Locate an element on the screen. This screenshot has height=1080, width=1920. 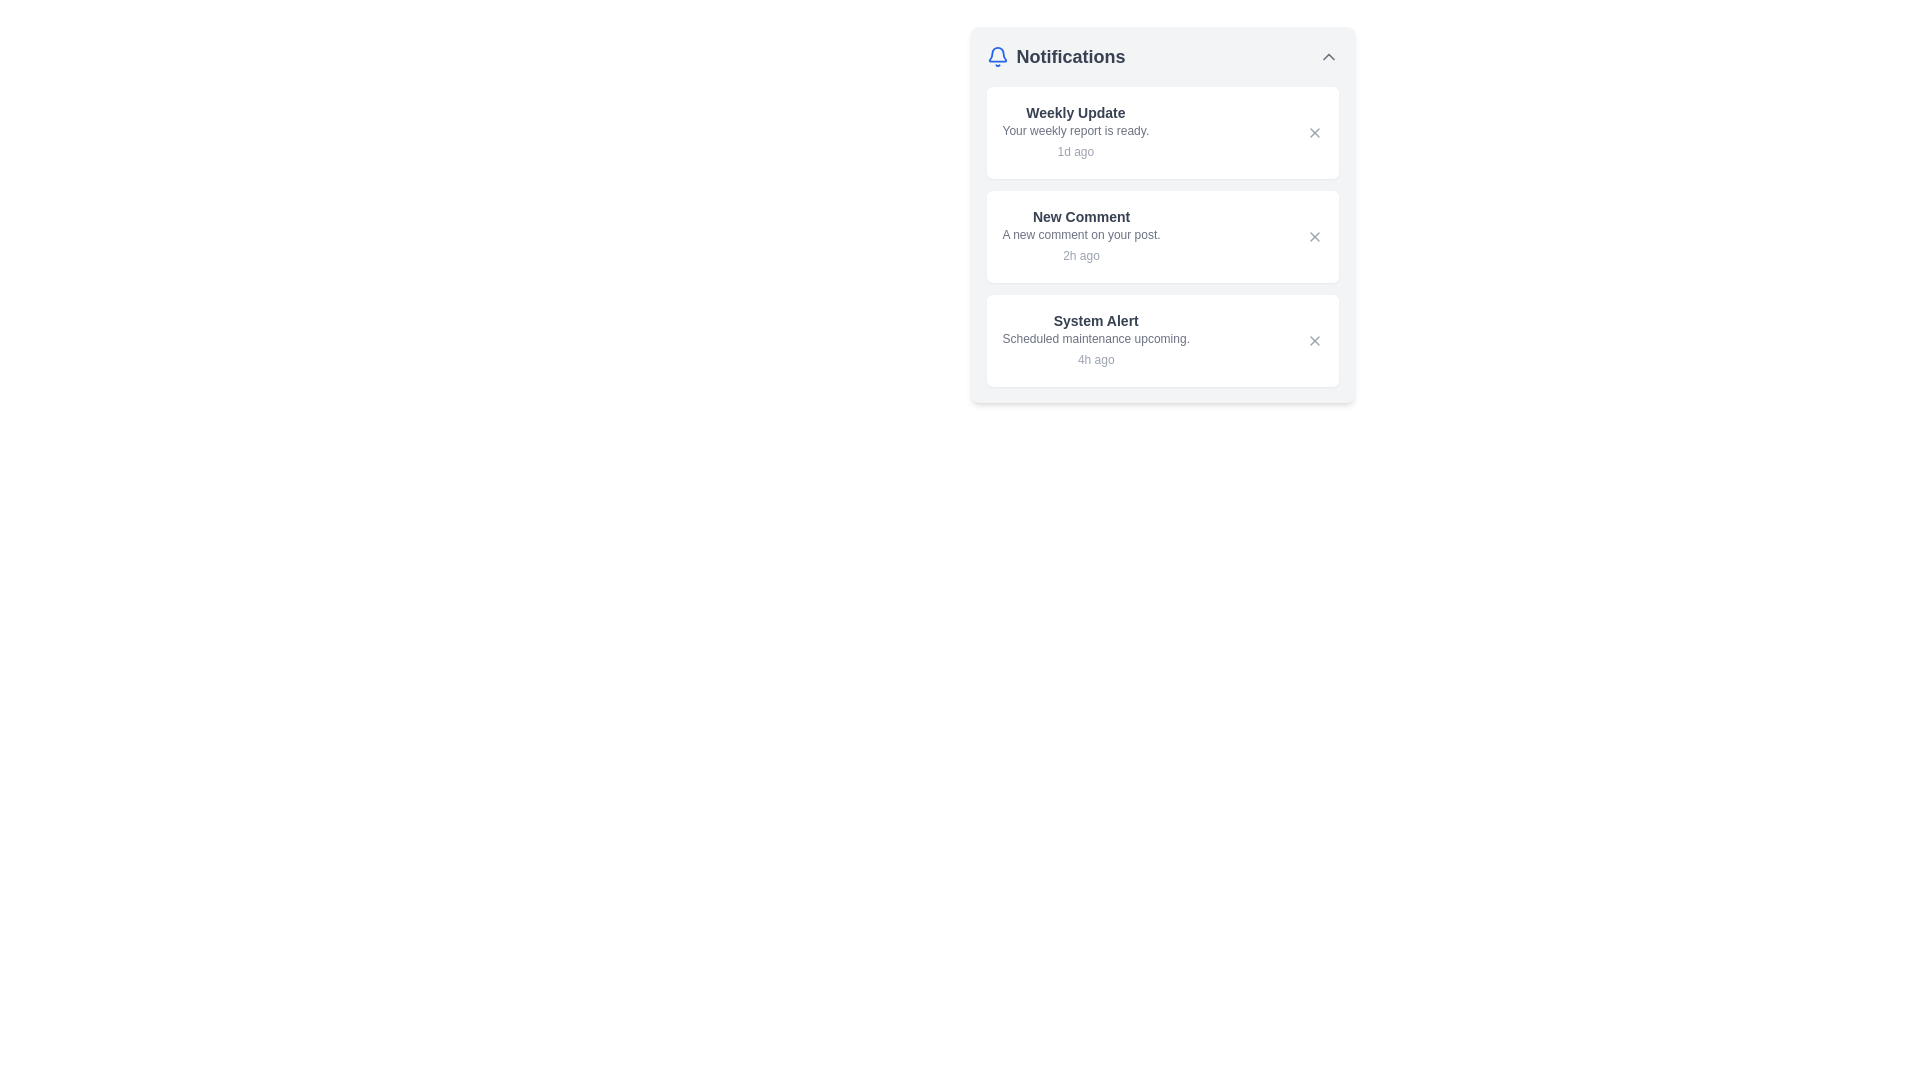
the static text label indicating the notifications section, which is located immediately to the right of a blue bell icon at the top-left corner of the notification summary card is located at coordinates (1069, 56).